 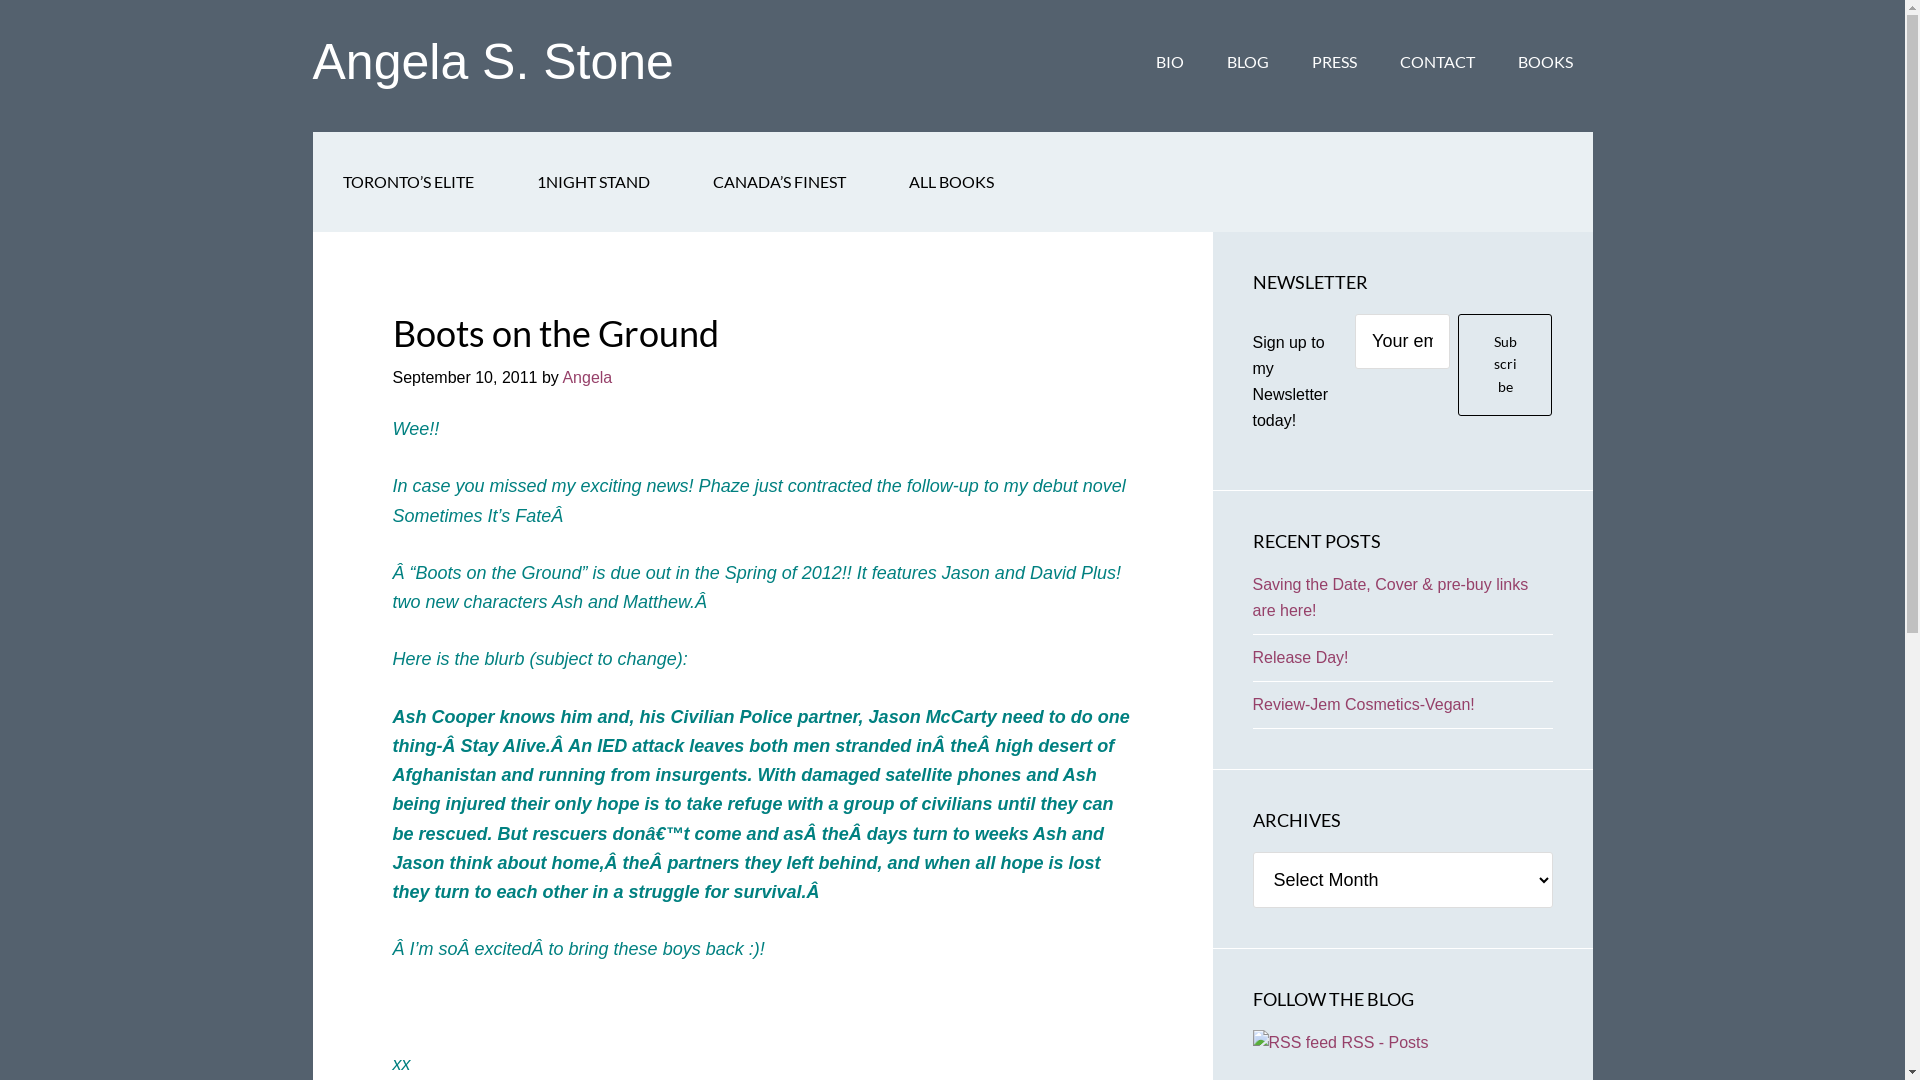 What do you see at coordinates (591, 181) in the screenshot?
I see `'1NIGHT STAND'` at bounding box center [591, 181].